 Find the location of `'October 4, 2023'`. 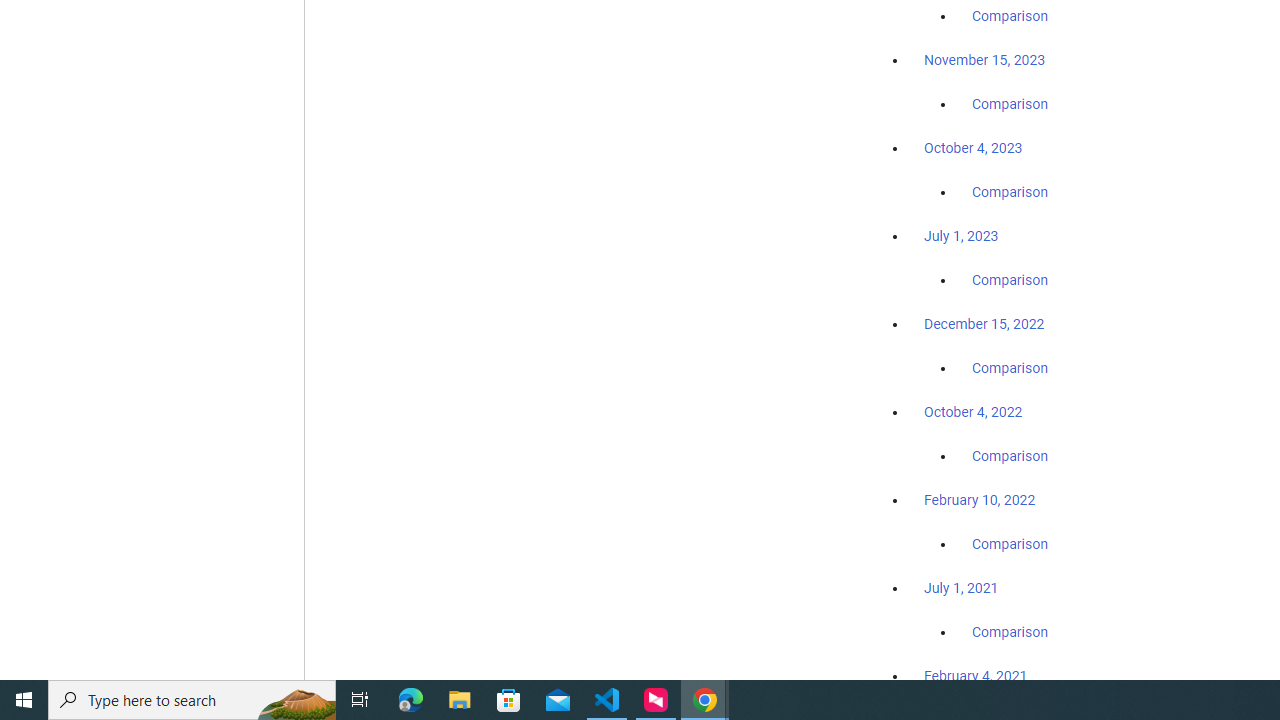

'October 4, 2023' is located at coordinates (973, 147).